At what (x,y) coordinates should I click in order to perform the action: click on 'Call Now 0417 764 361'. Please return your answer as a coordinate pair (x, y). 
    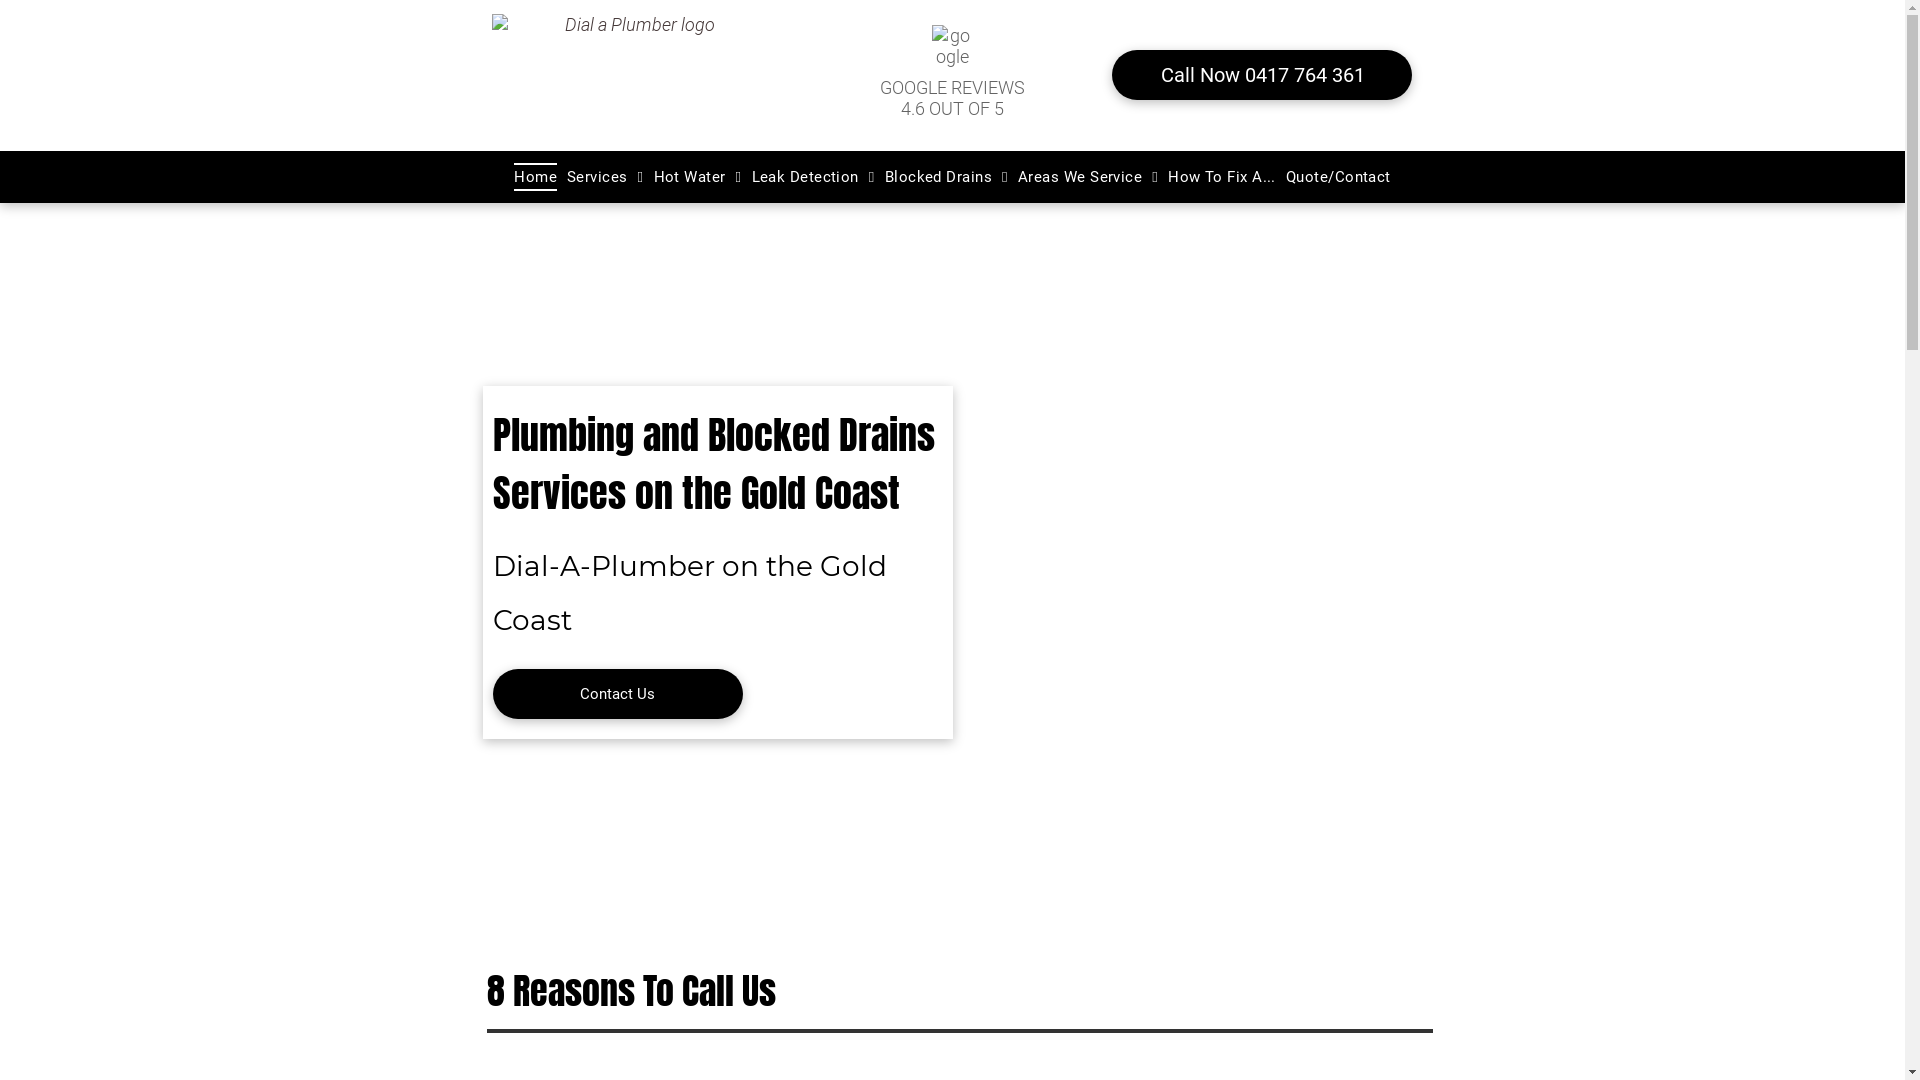
    Looking at the image, I should click on (1111, 73).